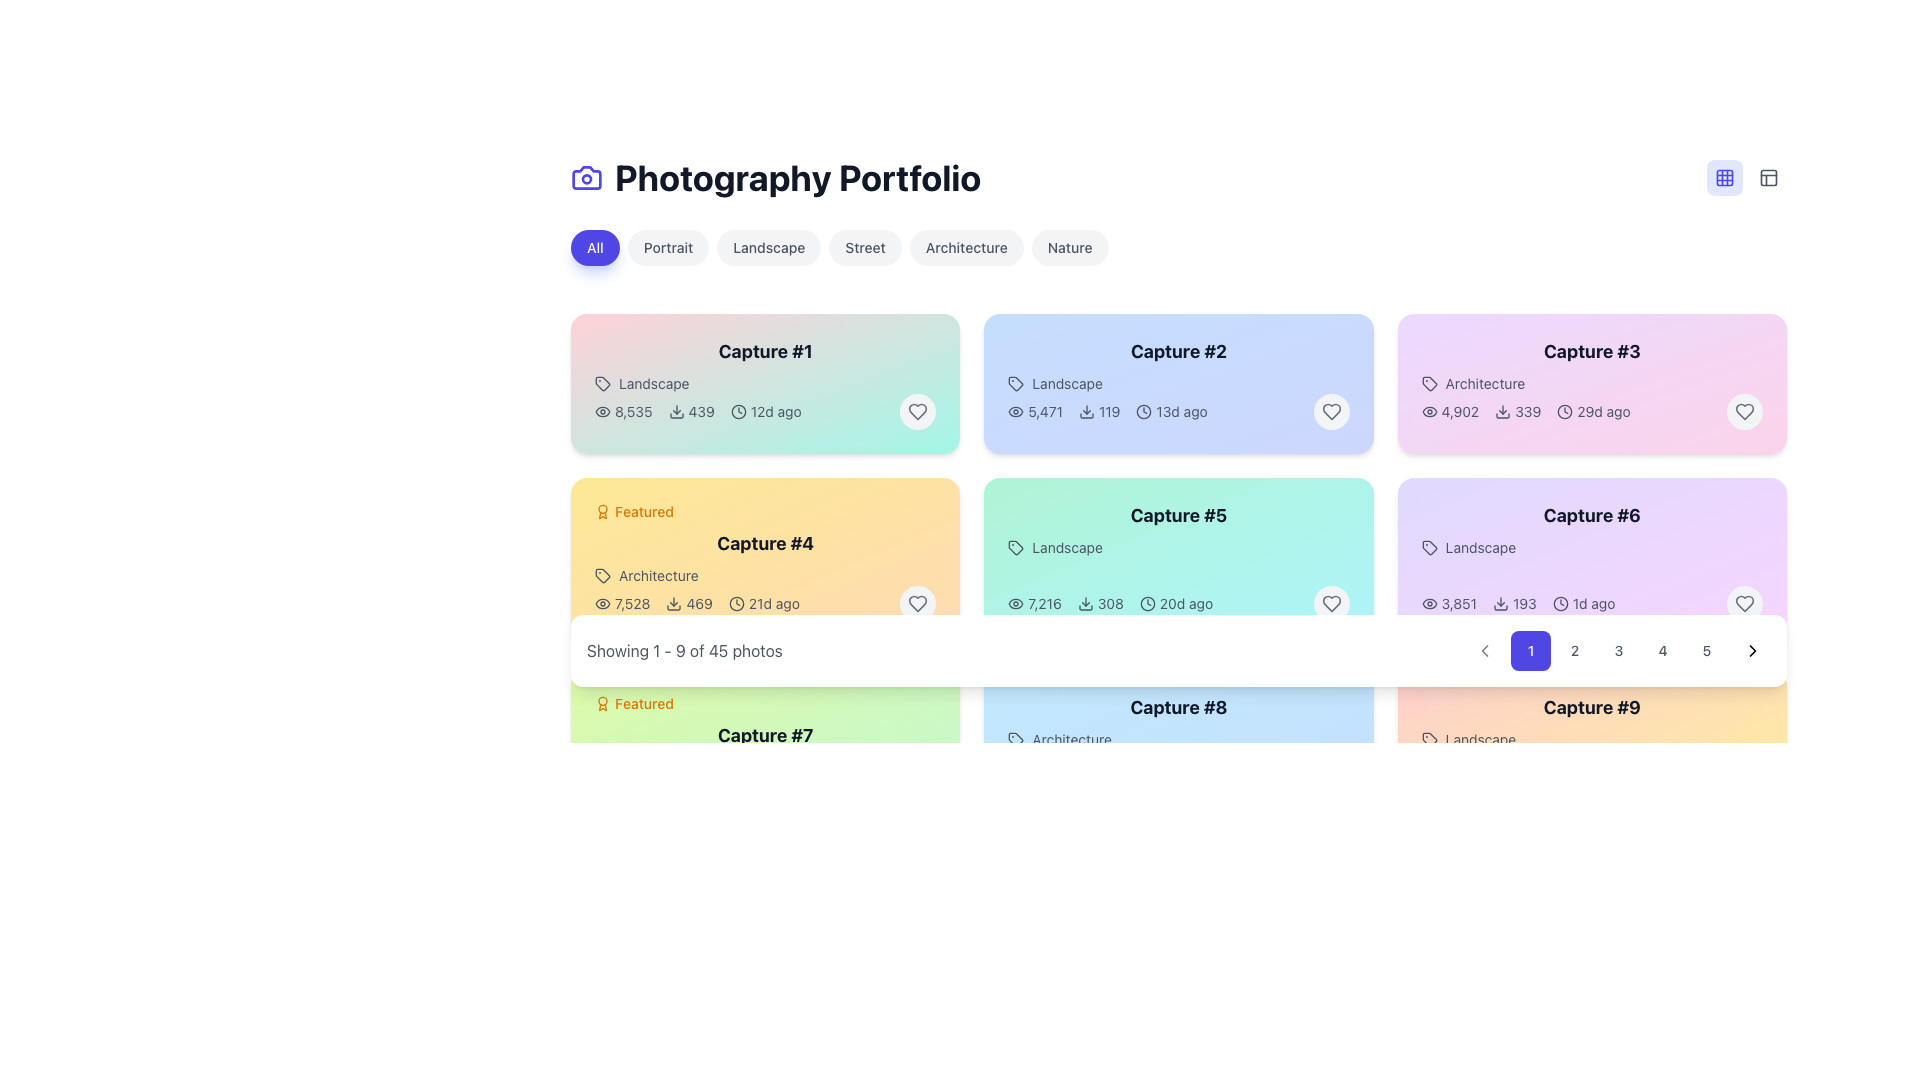 Image resolution: width=1920 pixels, height=1080 pixels. What do you see at coordinates (1723, 176) in the screenshot?
I see `the button located in the top right corner of the interface to switch the layout or view mode to a grid format` at bounding box center [1723, 176].